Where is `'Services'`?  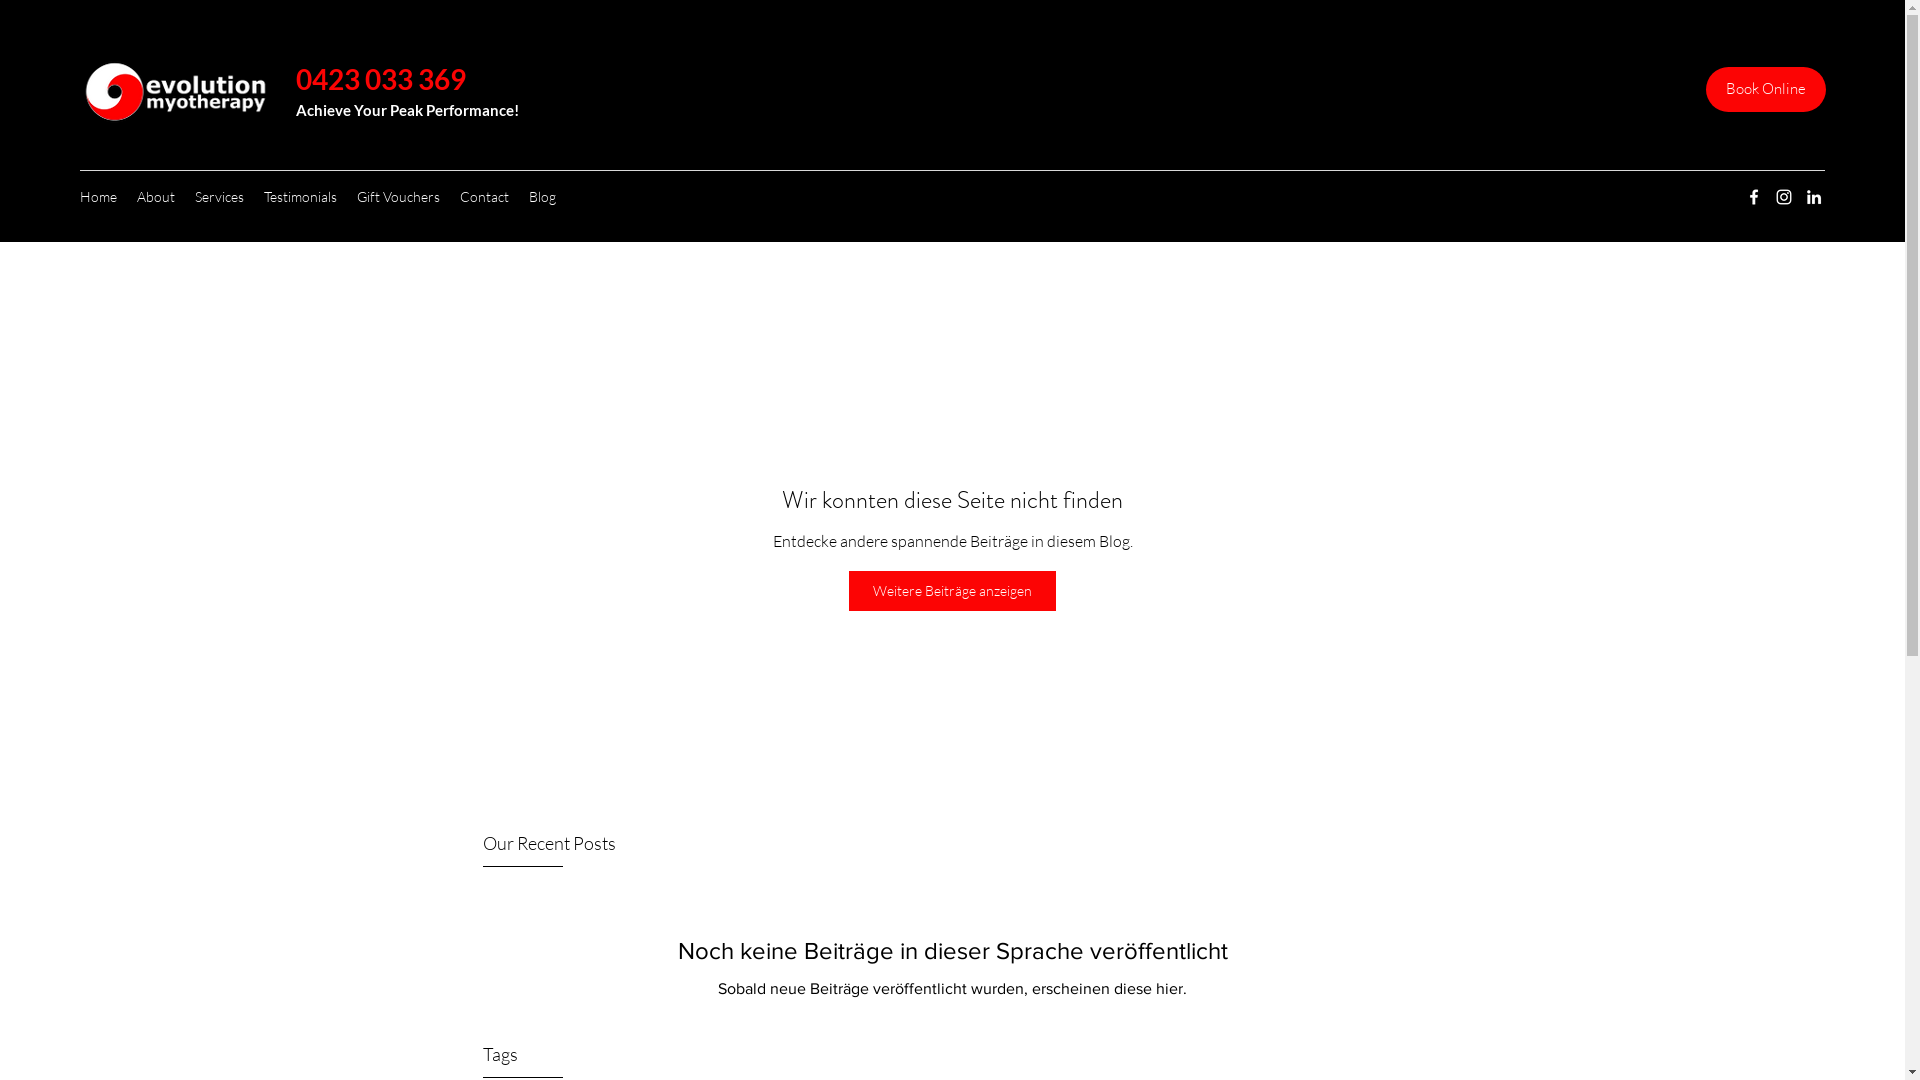
'Services' is located at coordinates (219, 196).